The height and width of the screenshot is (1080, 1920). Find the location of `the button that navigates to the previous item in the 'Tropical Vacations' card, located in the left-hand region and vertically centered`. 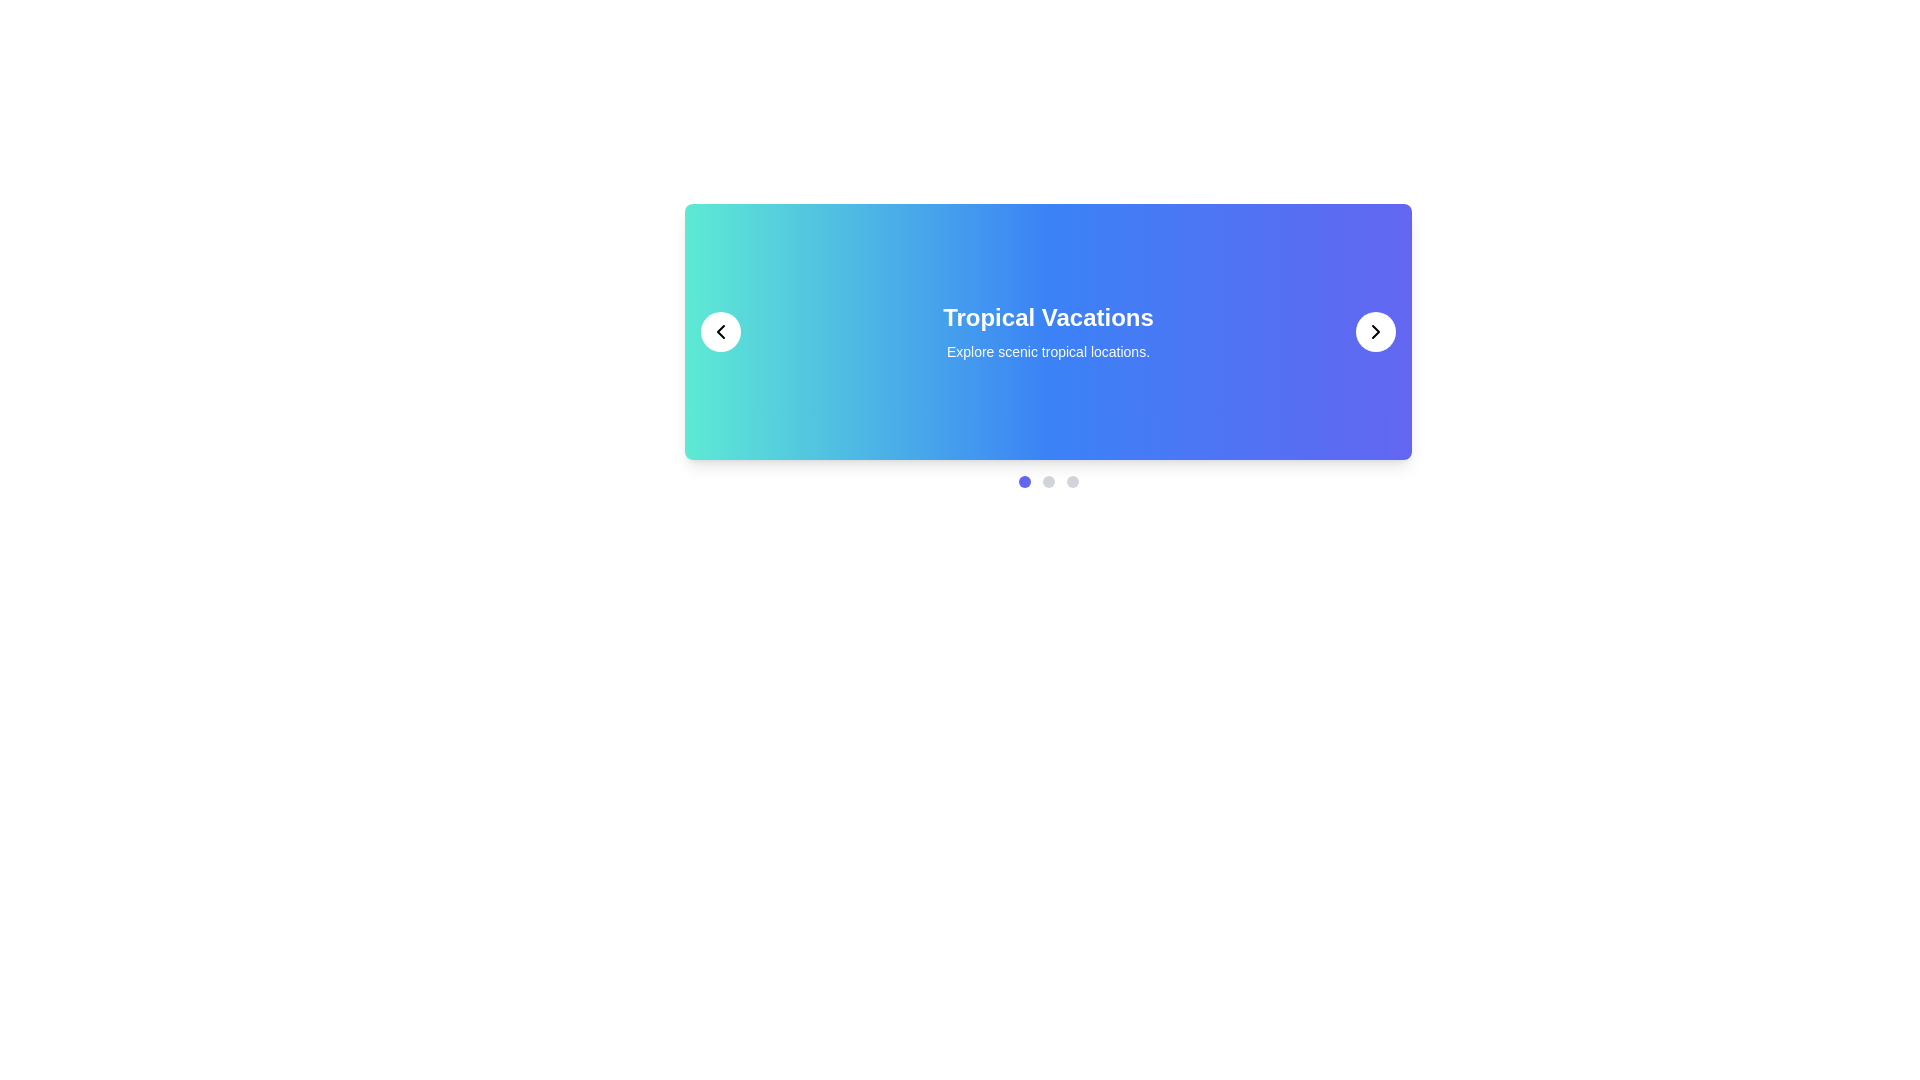

the button that navigates to the previous item in the 'Tropical Vacations' card, located in the left-hand region and vertically centered is located at coordinates (720, 330).